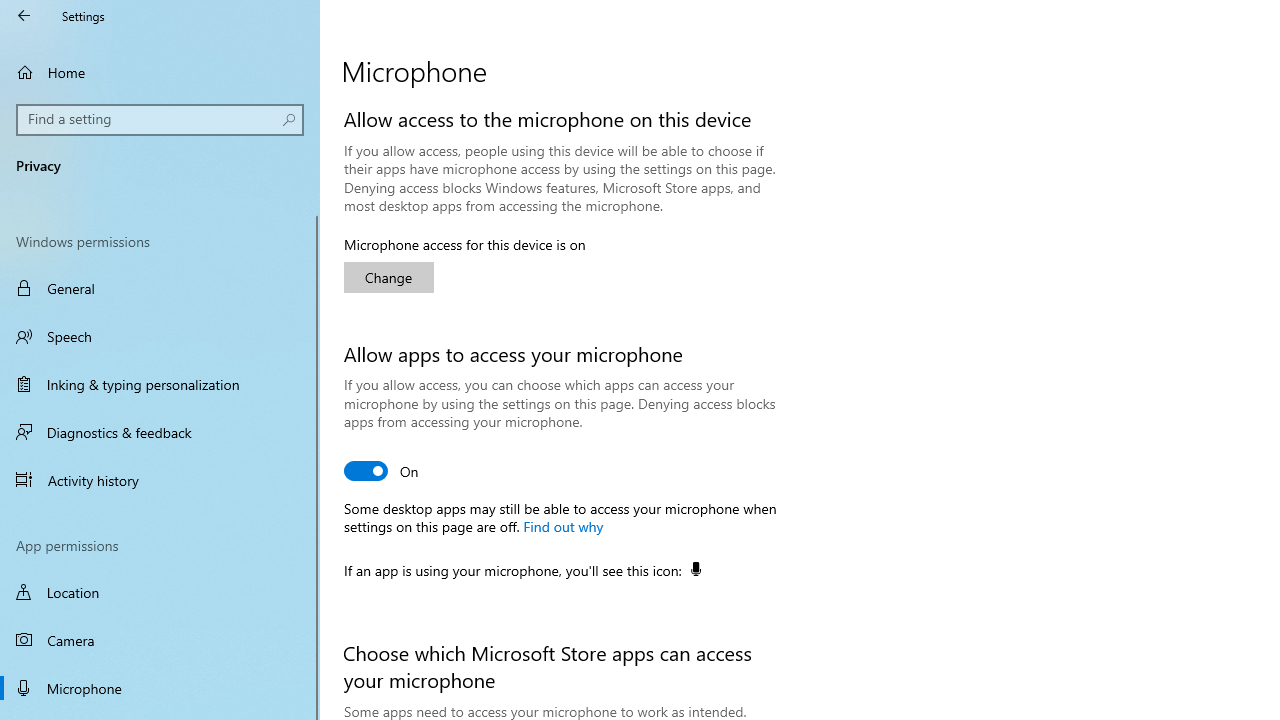  I want to click on 'Speech', so click(160, 334).